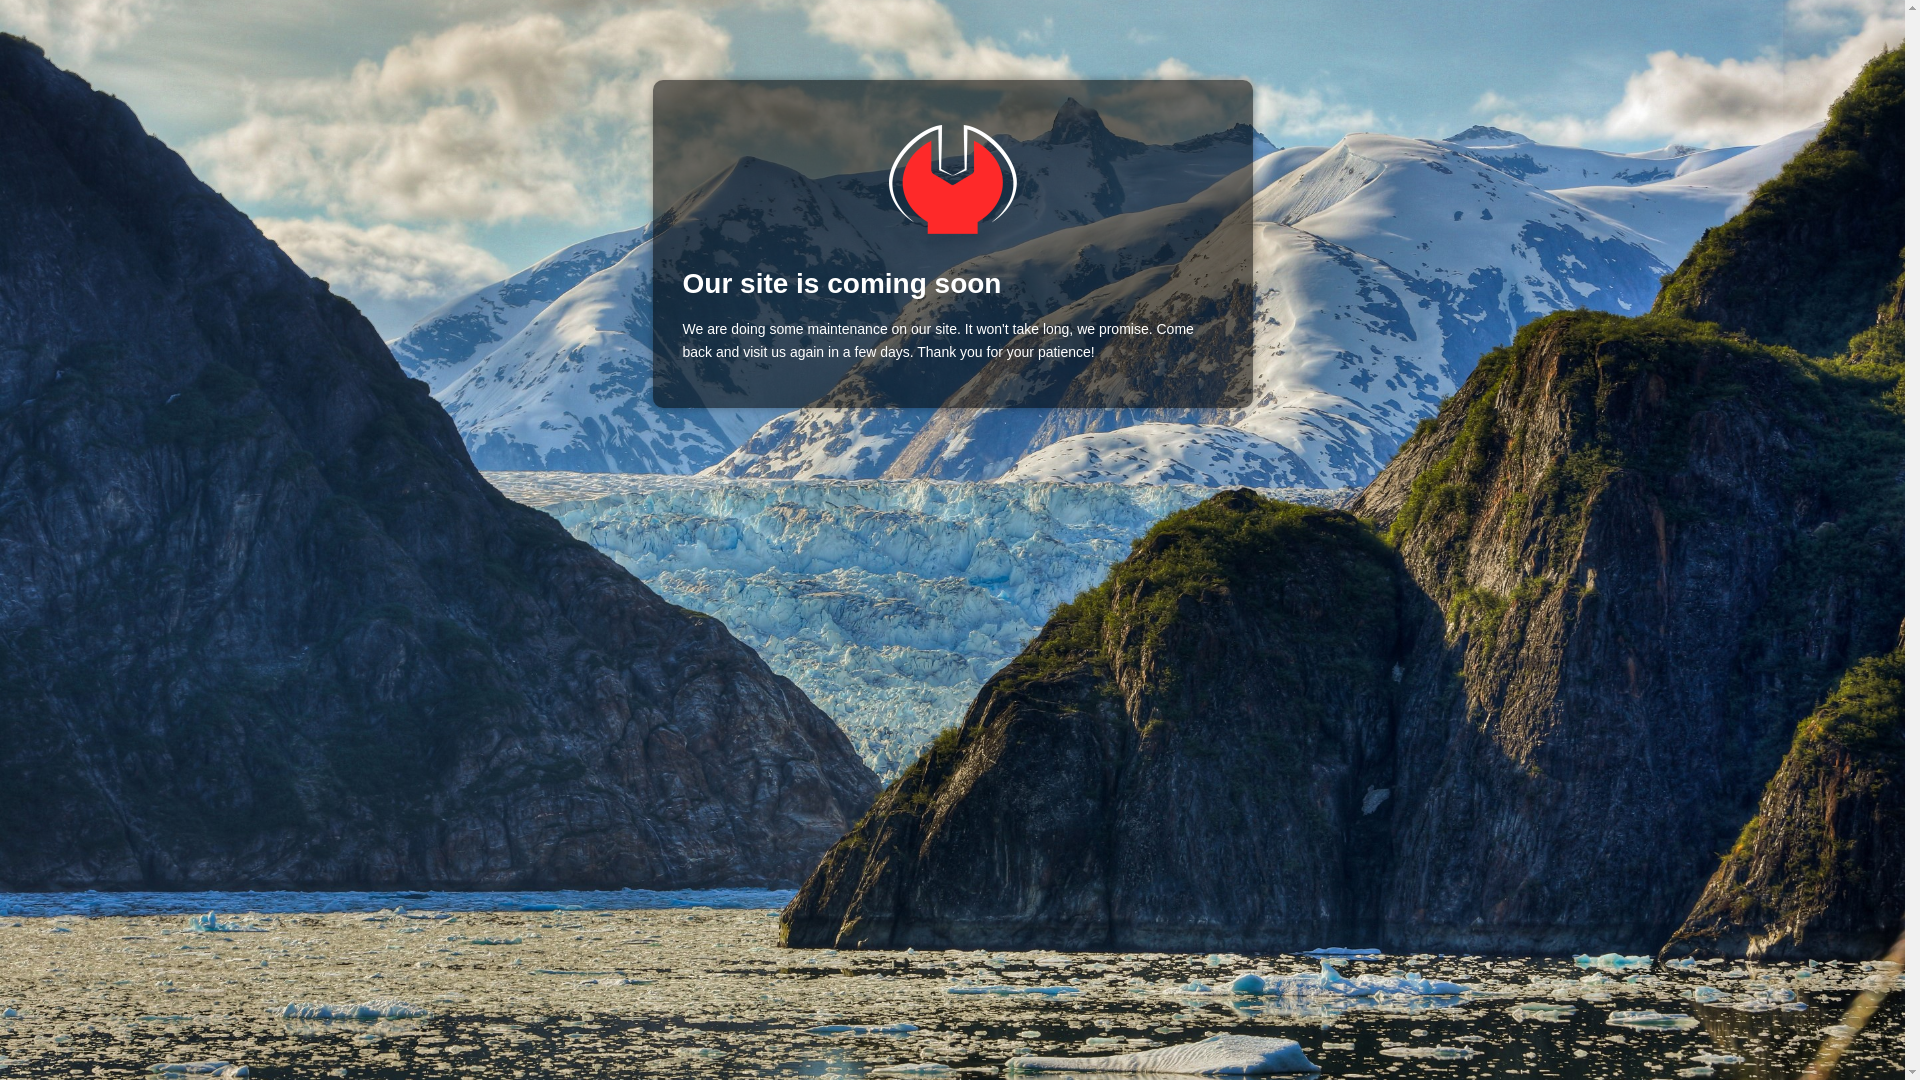 The width and height of the screenshot is (1920, 1080). What do you see at coordinates (950, 178) in the screenshot?
I see `'Neesh Property'` at bounding box center [950, 178].